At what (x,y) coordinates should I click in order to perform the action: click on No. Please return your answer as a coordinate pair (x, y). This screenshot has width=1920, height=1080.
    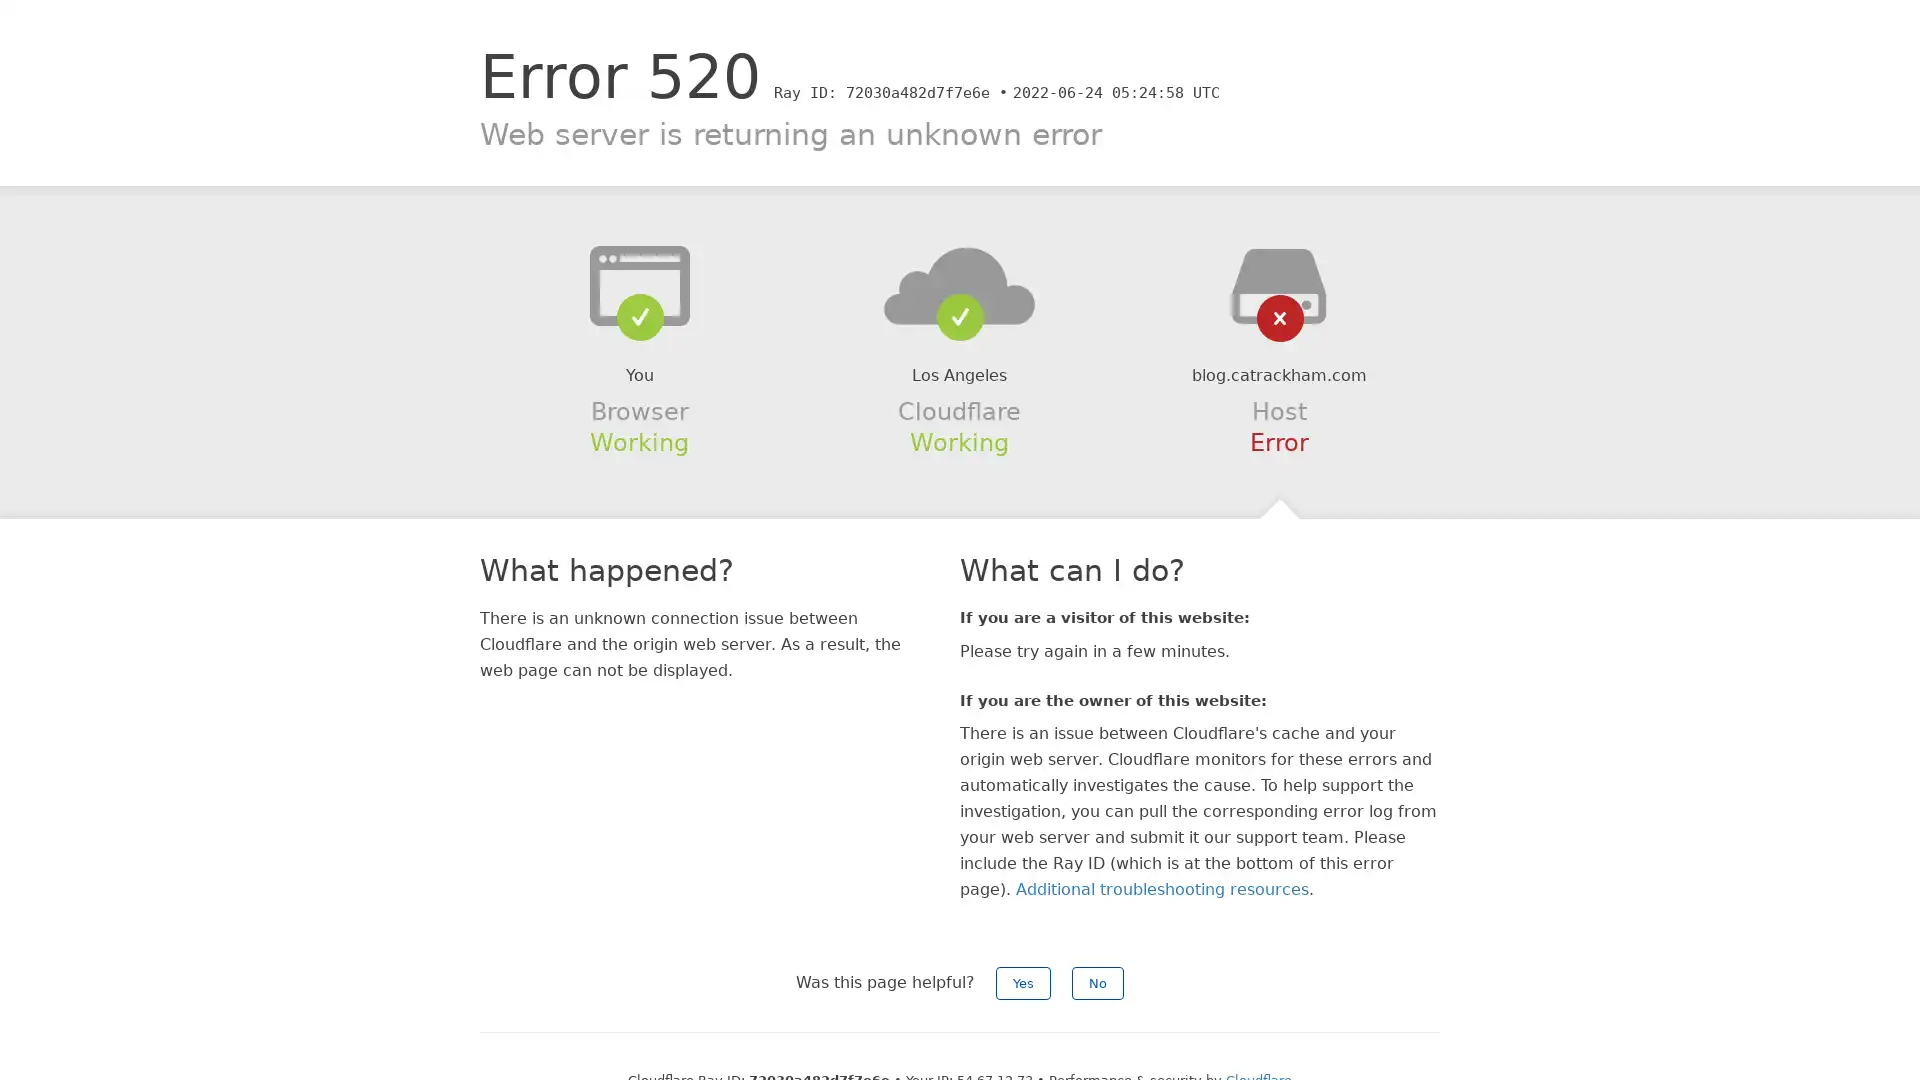
    Looking at the image, I should click on (1097, 982).